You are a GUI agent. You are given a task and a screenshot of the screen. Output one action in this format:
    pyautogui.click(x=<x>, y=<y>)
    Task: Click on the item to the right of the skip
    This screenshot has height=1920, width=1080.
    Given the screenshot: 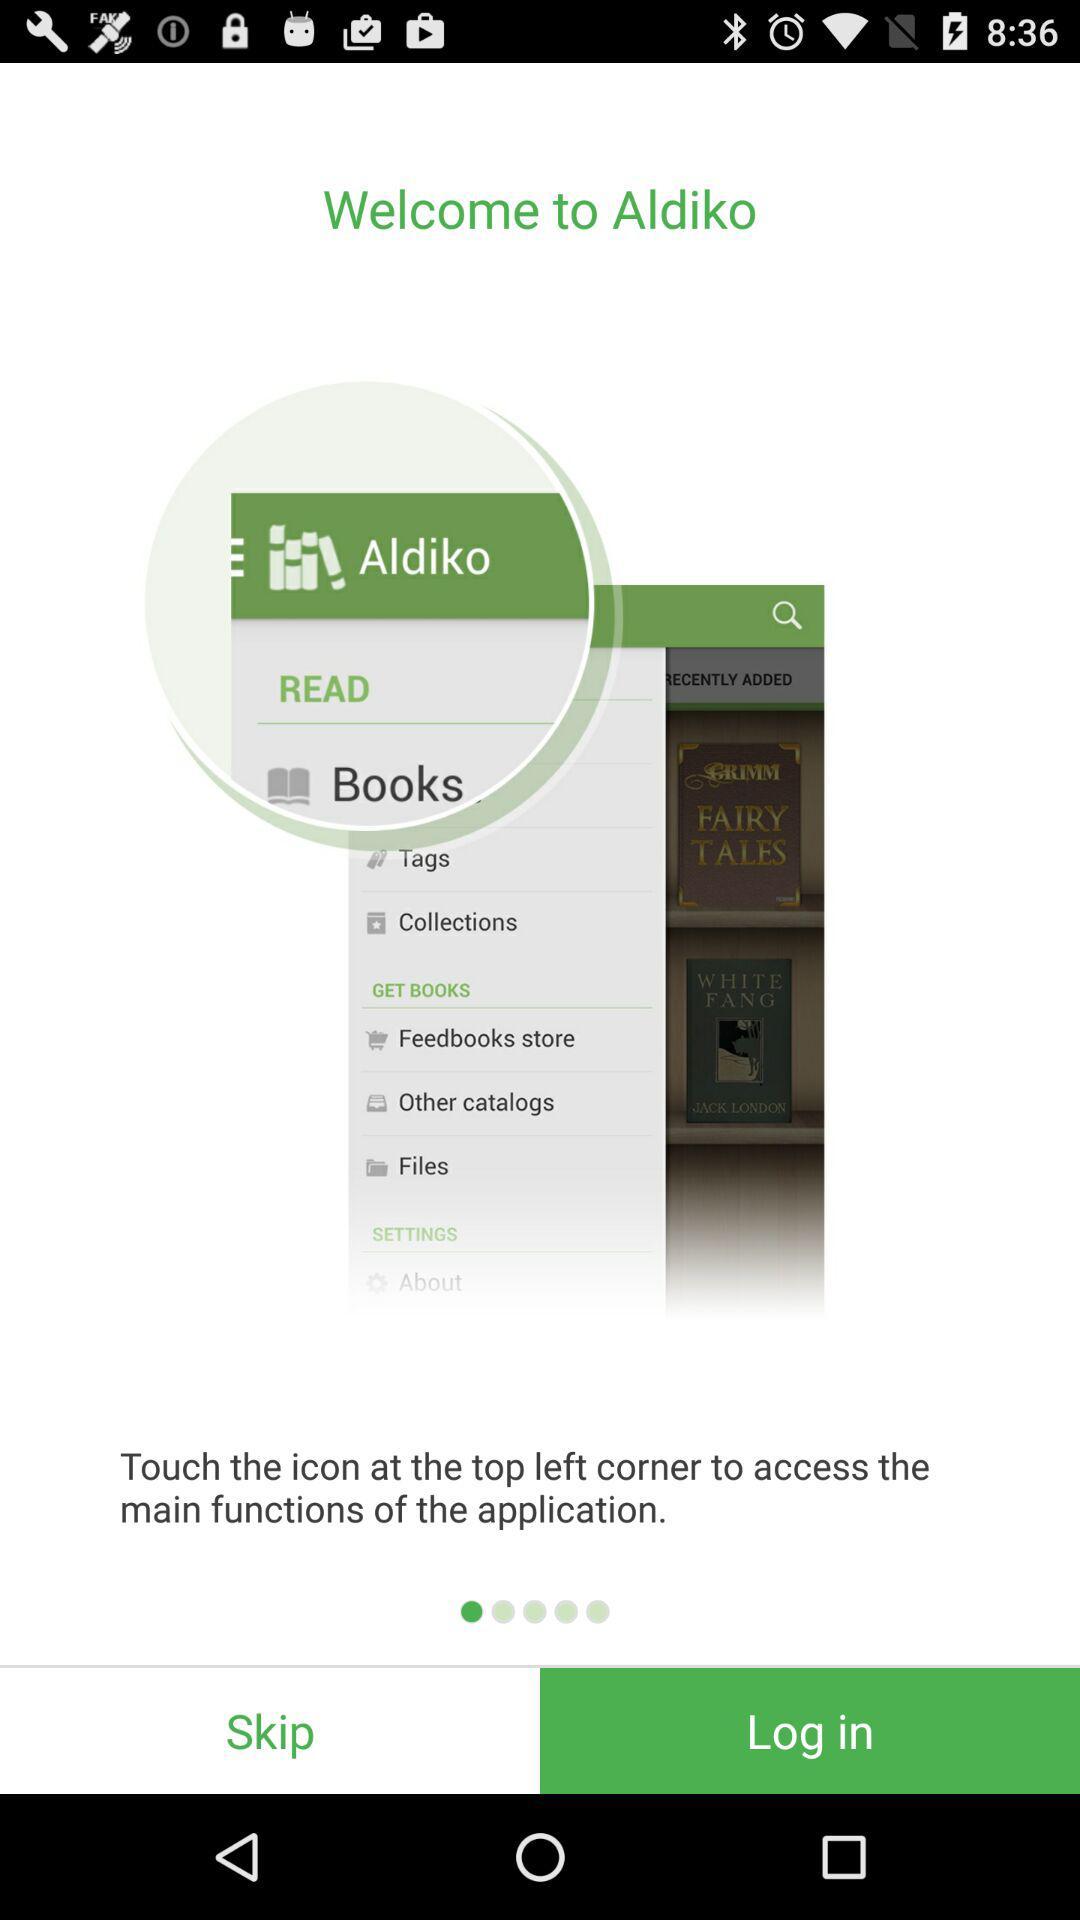 What is the action you would take?
    pyautogui.click(x=810, y=1730)
    